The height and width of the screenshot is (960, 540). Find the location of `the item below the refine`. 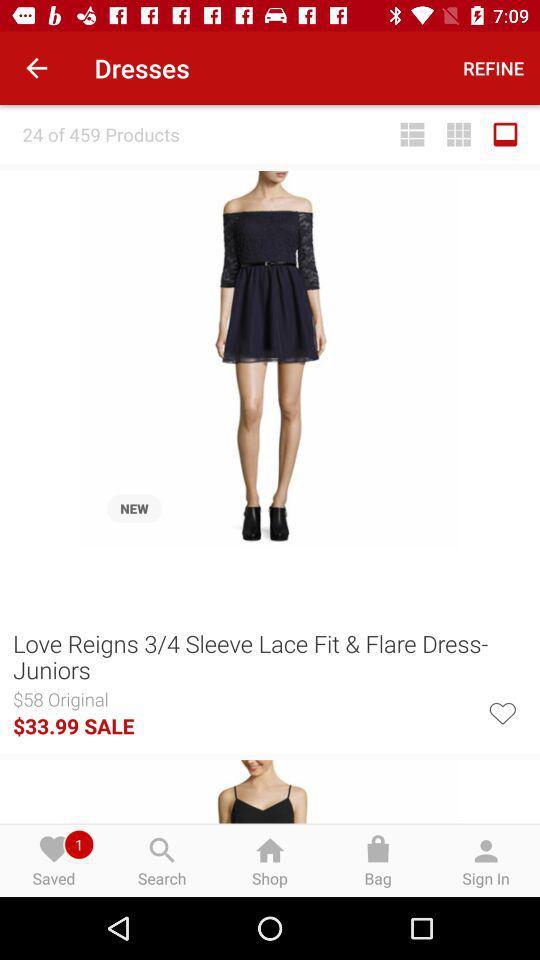

the item below the refine is located at coordinates (459, 133).